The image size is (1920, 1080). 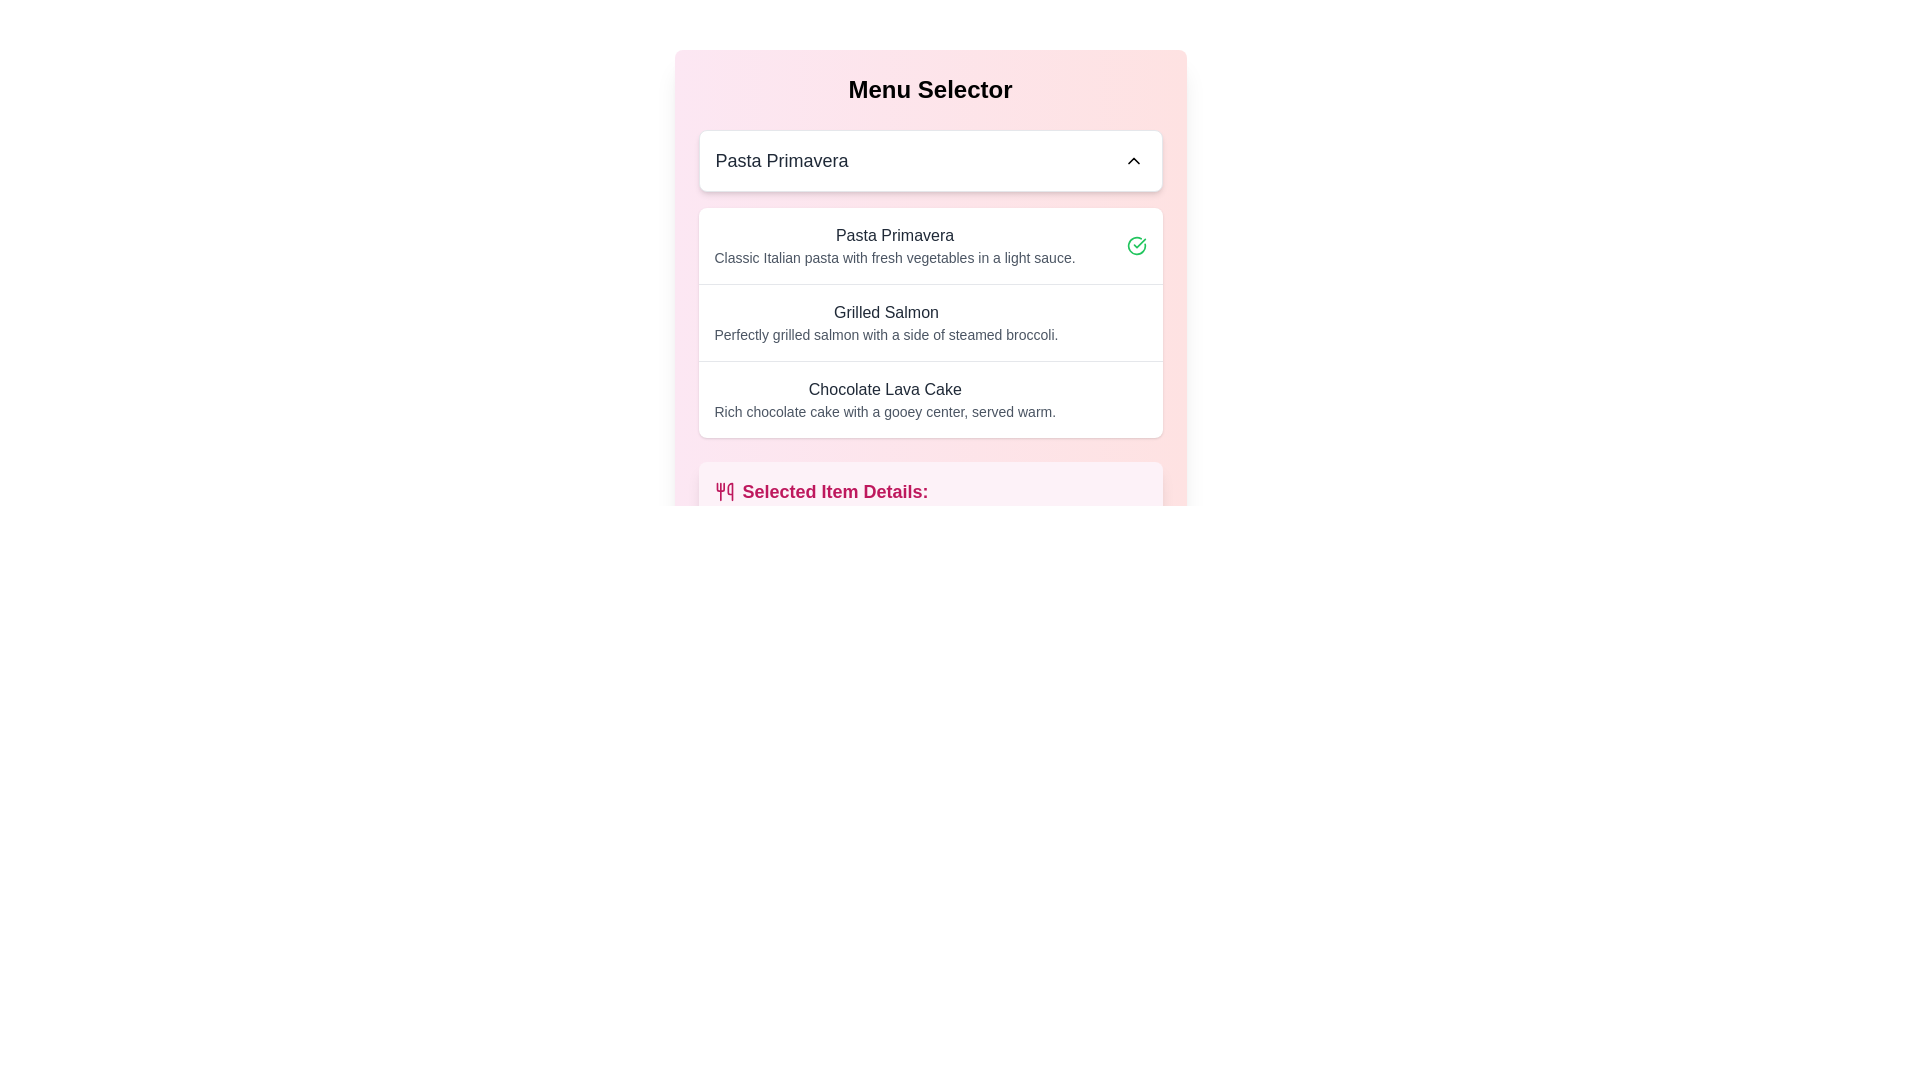 What do you see at coordinates (894, 257) in the screenshot?
I see `the descriptive text element for the 'Pasta Primavera' menu item located below its heading to interact with it` at bounding box center [894, 257].